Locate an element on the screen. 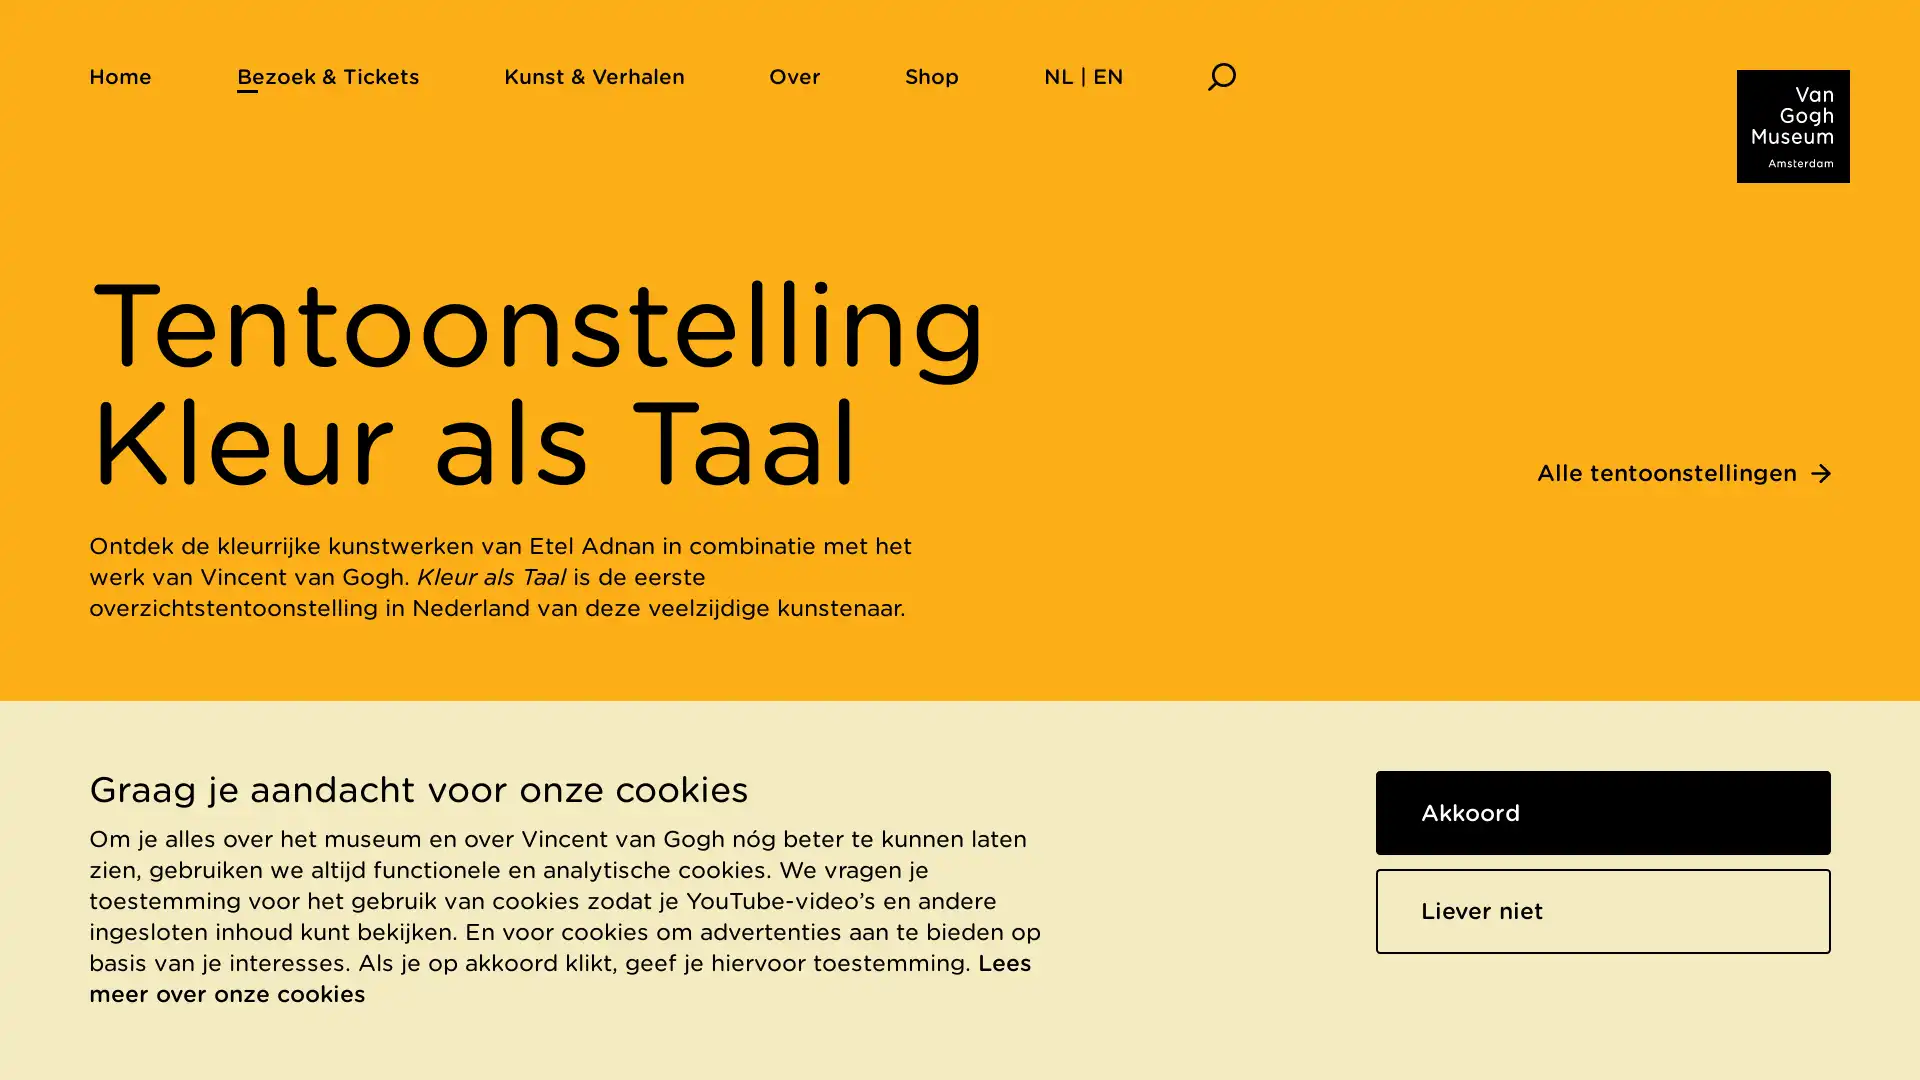  Liever niet is located at coordinates (1603, 910).